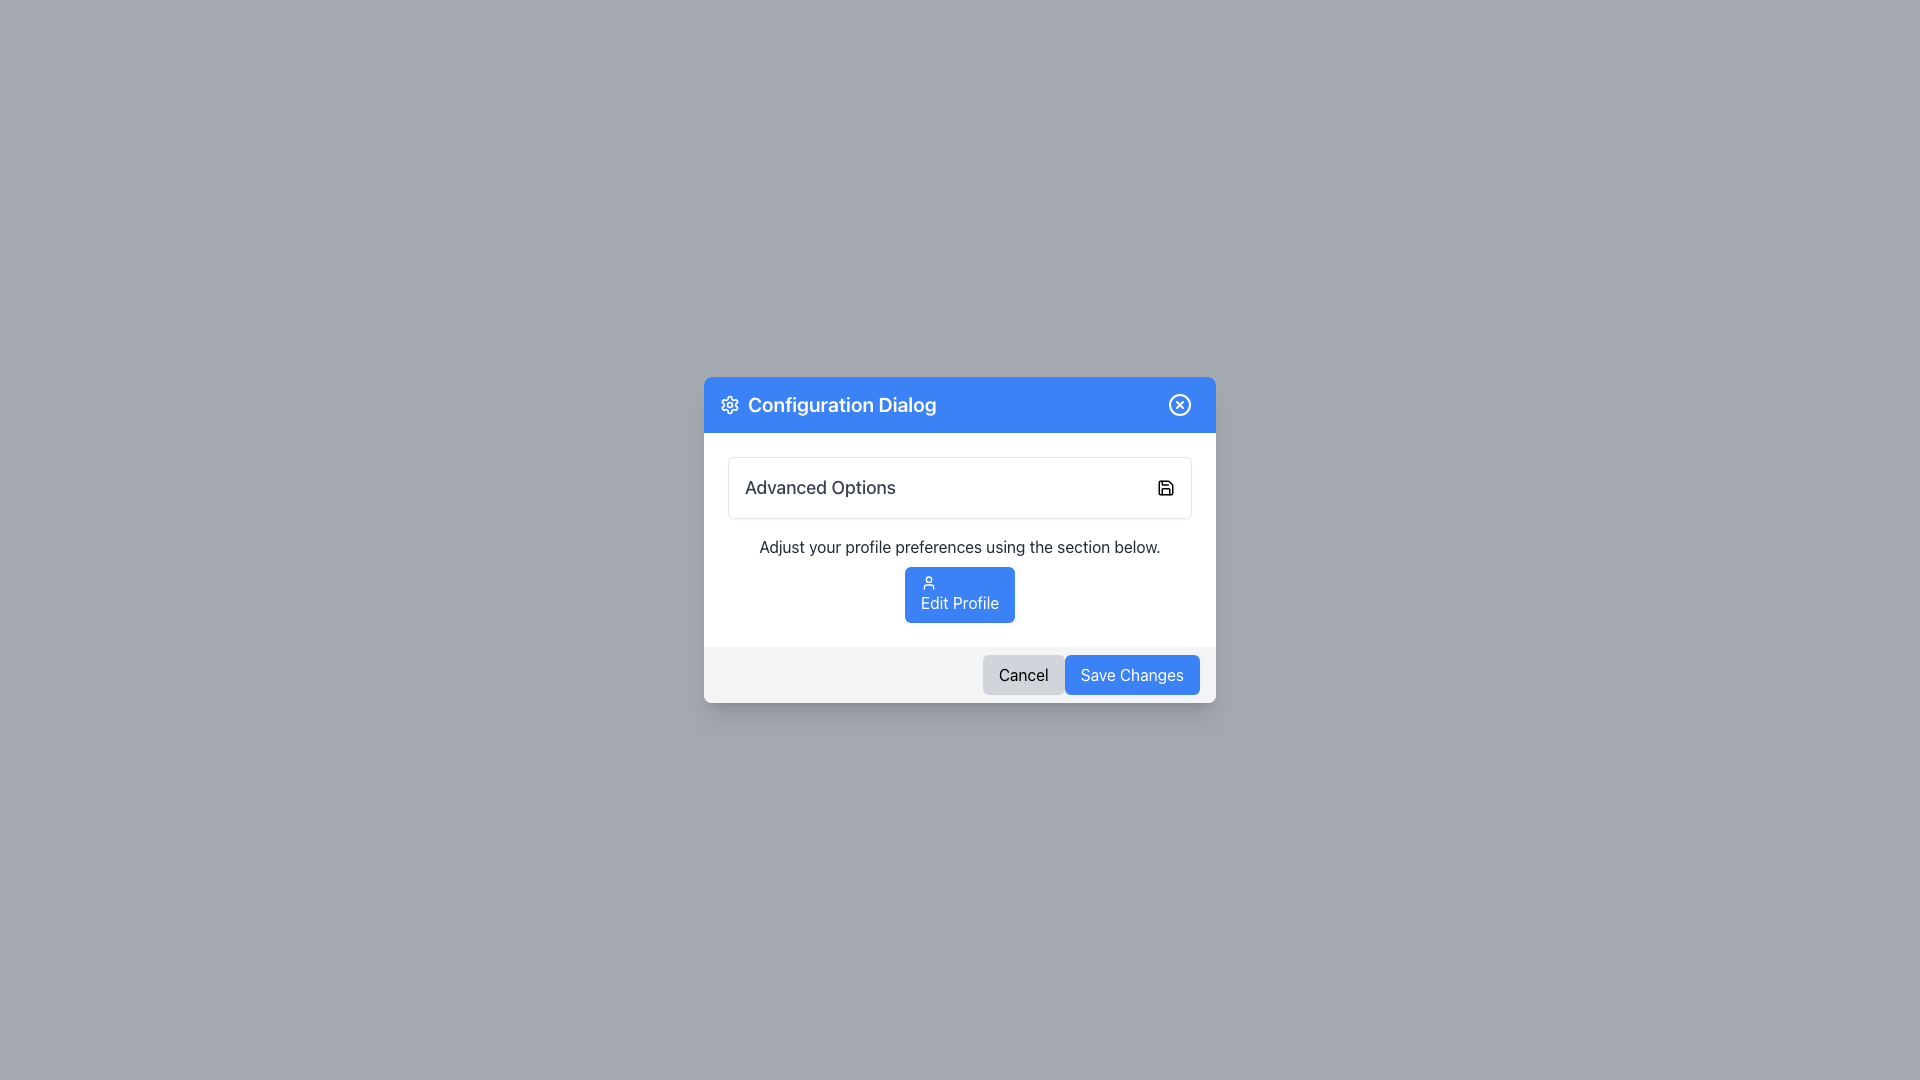  I want to click on the confirm button located at the bottom-right corner of the 'Configuration Dialog', so click(1132, 675).